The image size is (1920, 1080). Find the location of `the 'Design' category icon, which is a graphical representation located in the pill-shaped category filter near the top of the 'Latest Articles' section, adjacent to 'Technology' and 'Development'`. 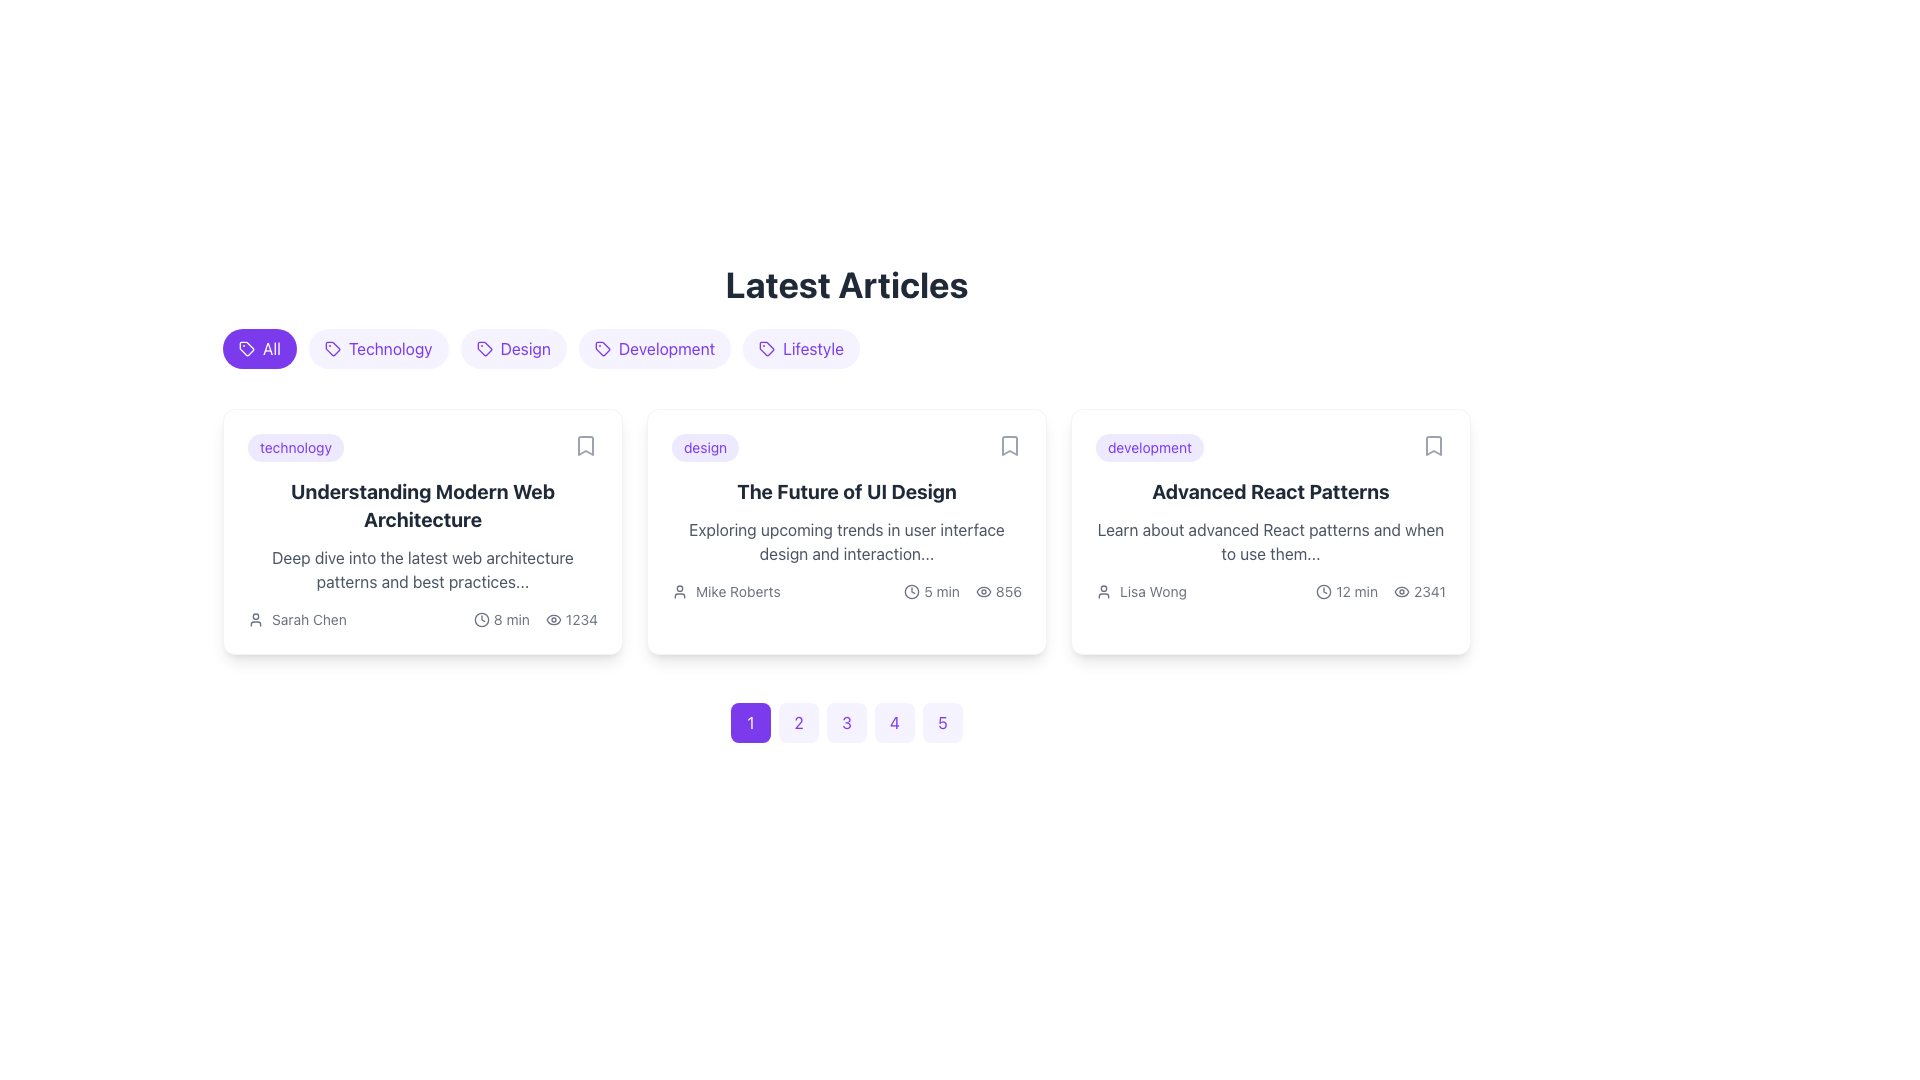

the 'Design' category icon, which is a graphical representation located in the pill-shaped category filter near the top of the 'Latest Articles' section, adjacent to 'Technology' and 'Development' is located at coordinates (484, 347).